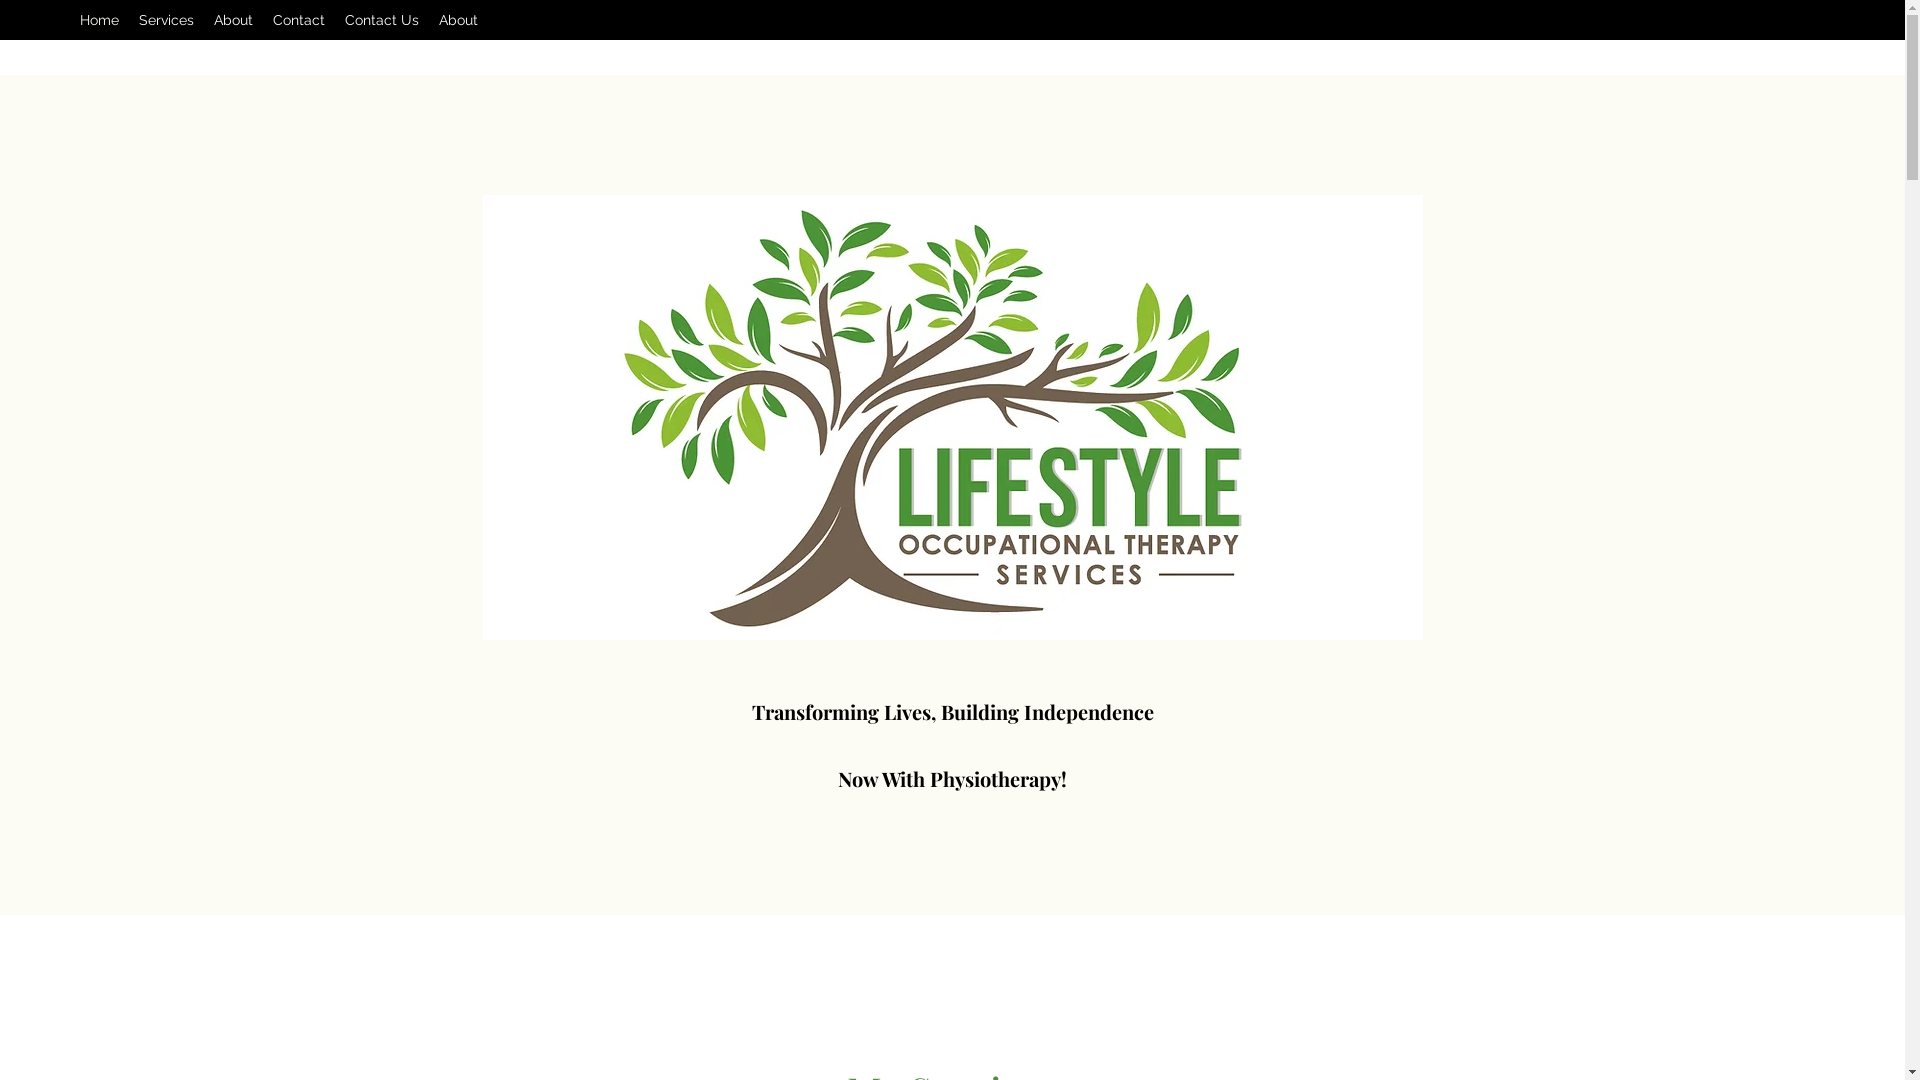  What do you see at coordinates (128, 19) in the screenshot?
I see `'Services'` at bounding box center [128, 19].